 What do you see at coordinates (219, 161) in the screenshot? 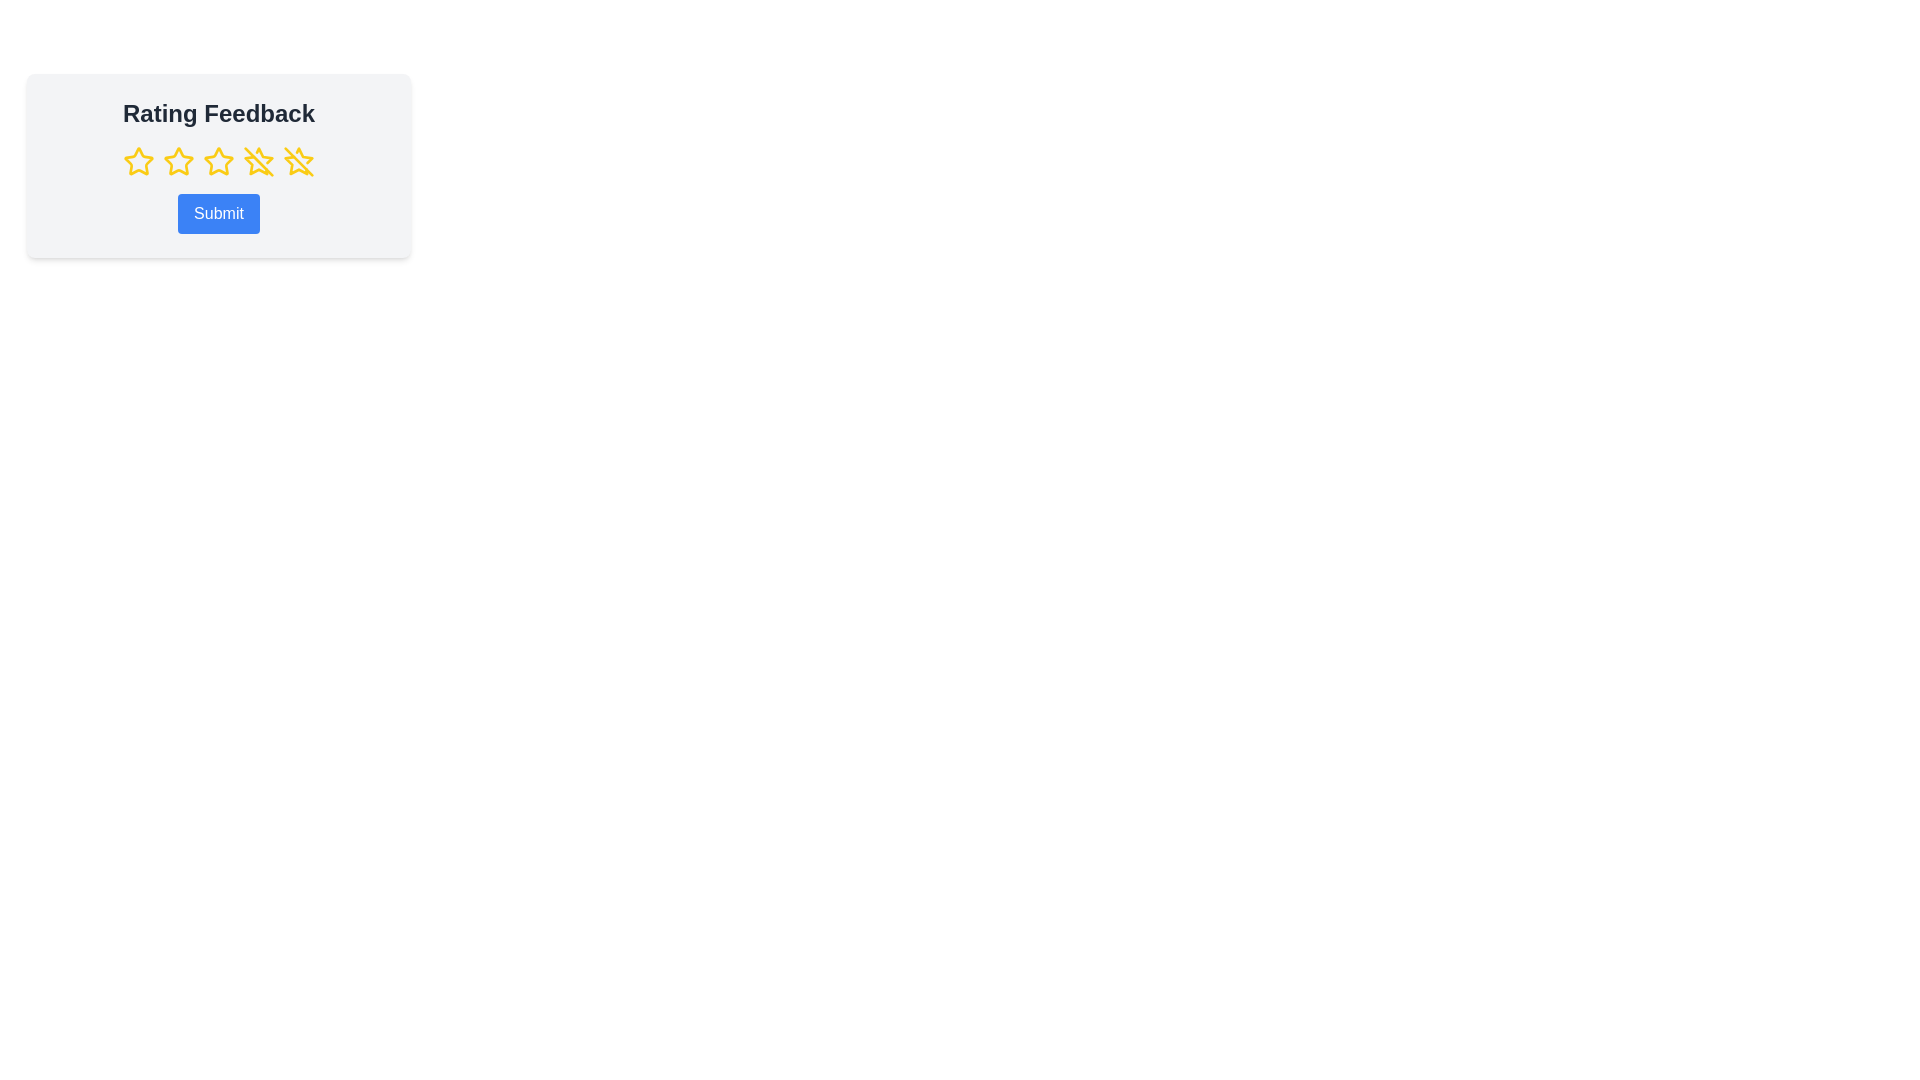
I see `the third star icon in the rating component located within the 'Rating Feedback' card` at bounding box center [219, 161].